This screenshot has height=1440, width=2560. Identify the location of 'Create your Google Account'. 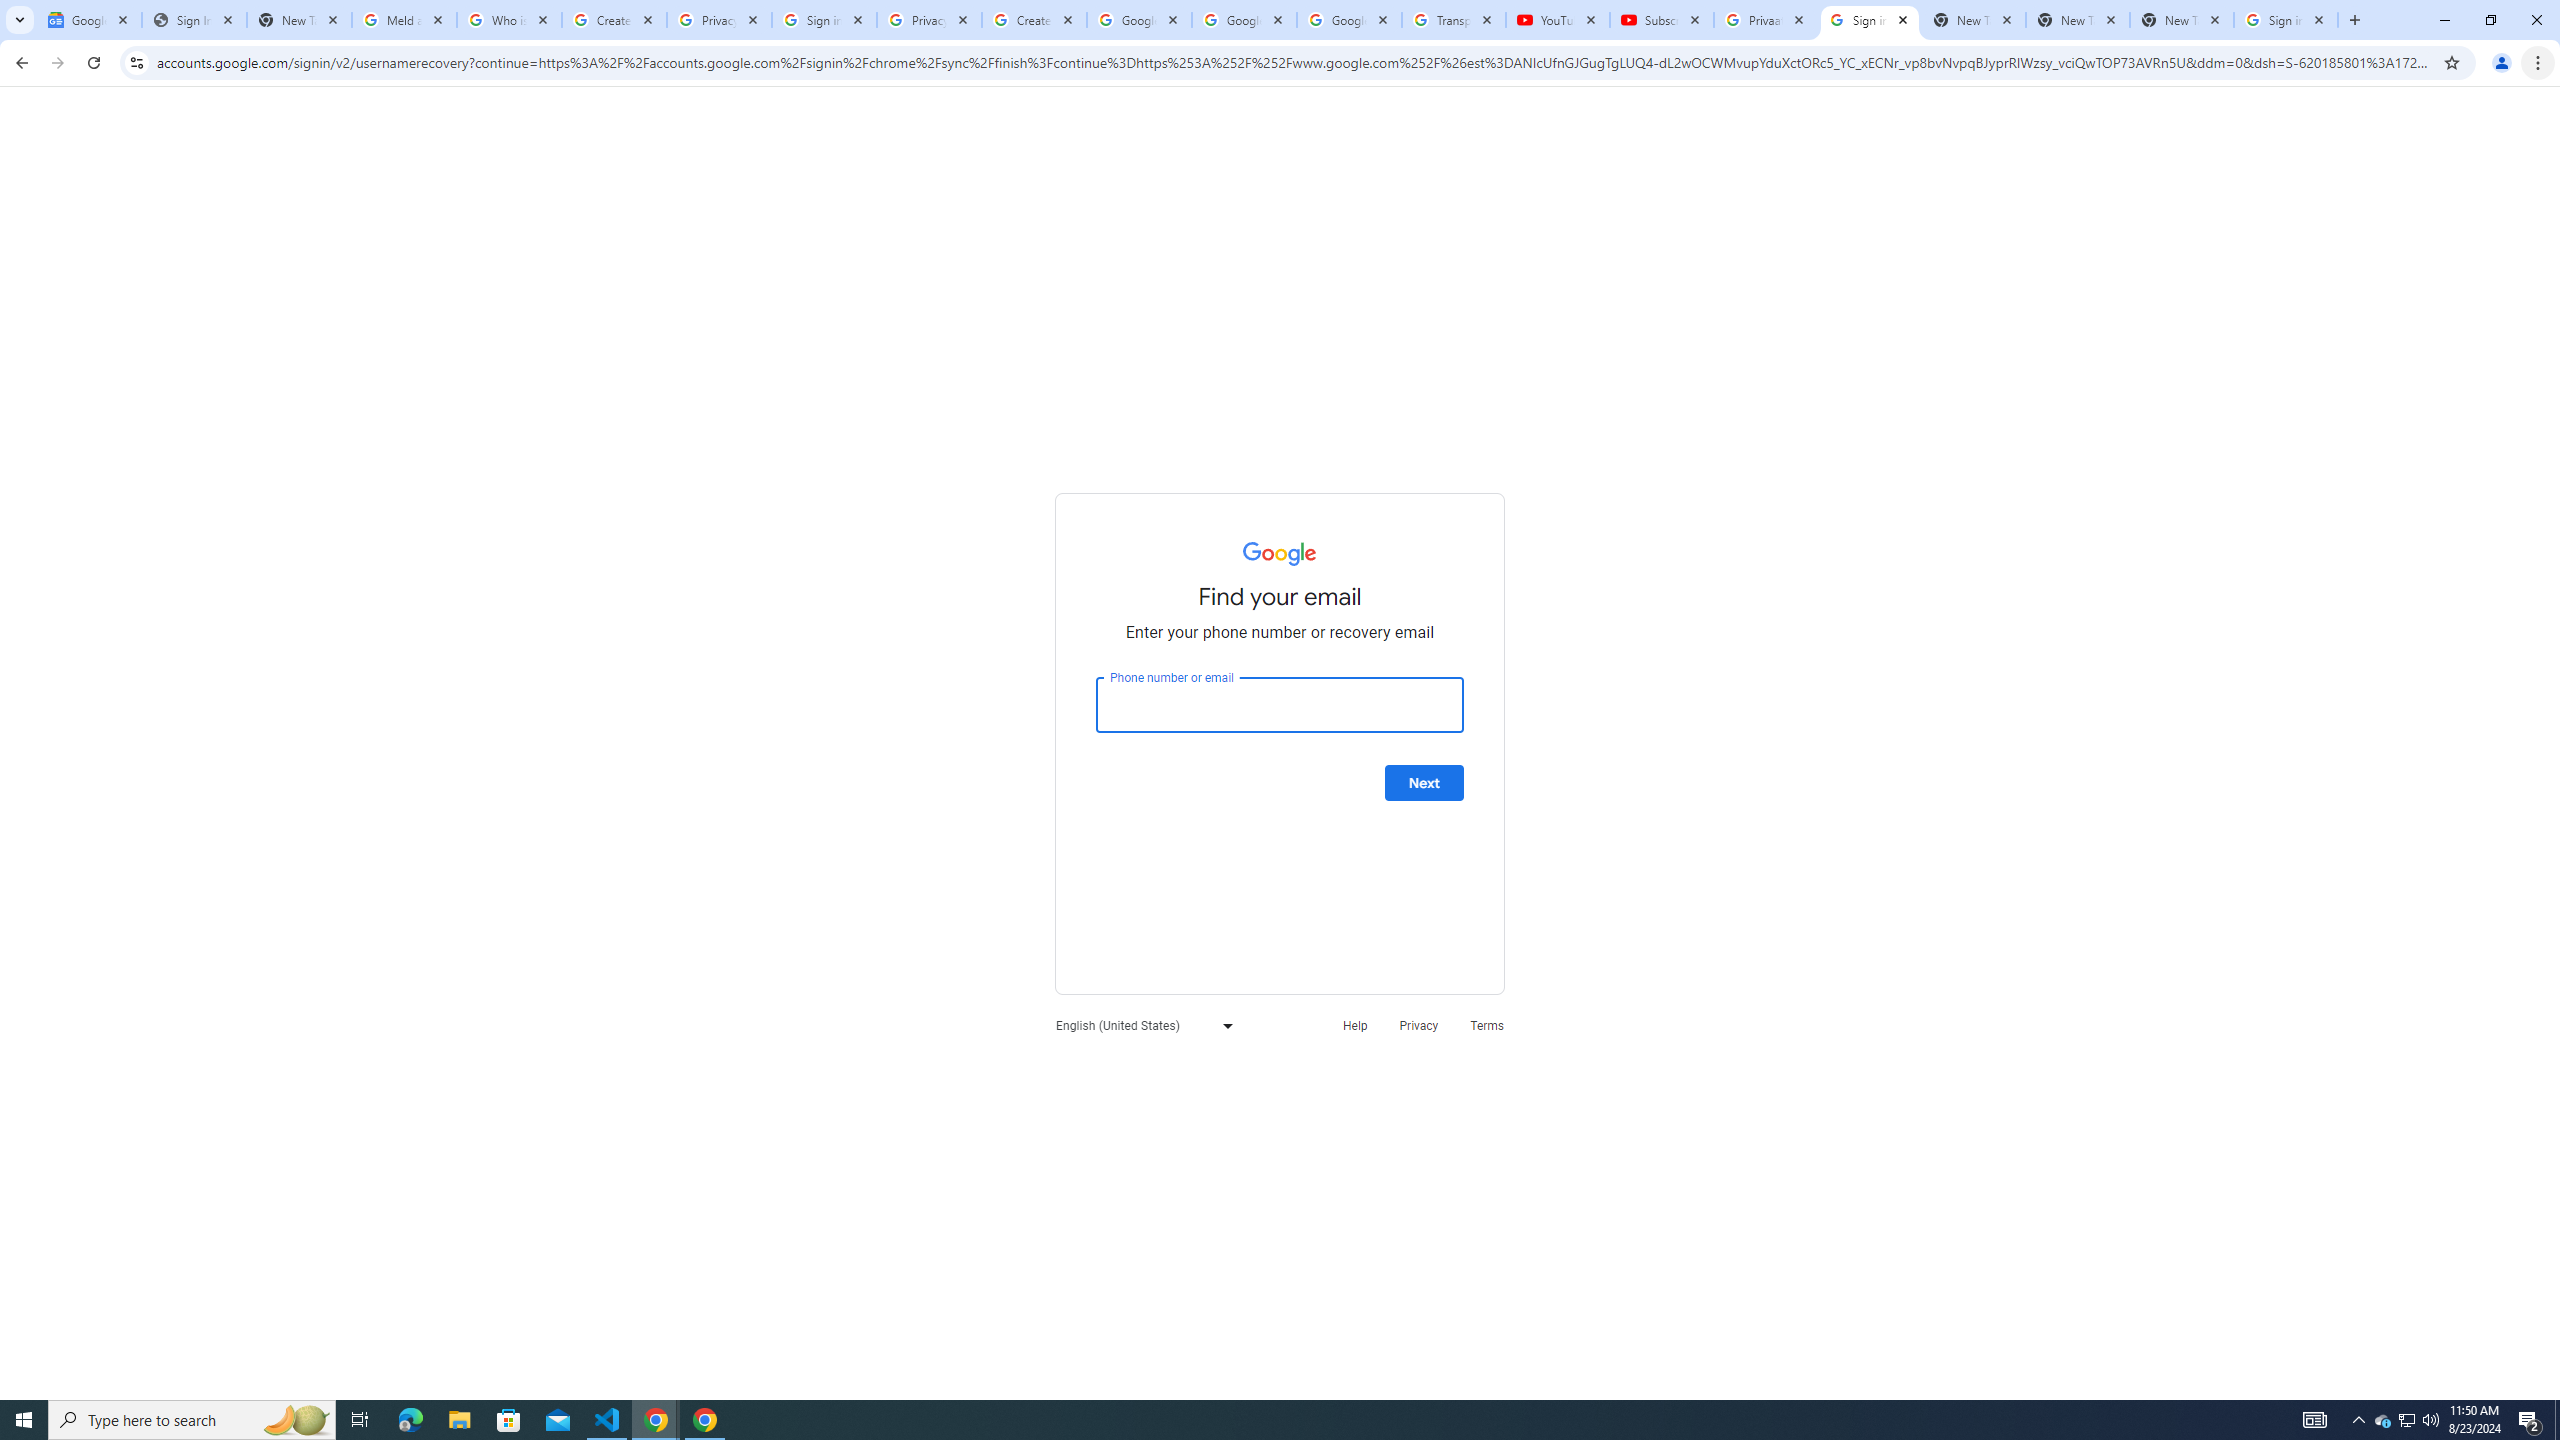
(1034, 19).